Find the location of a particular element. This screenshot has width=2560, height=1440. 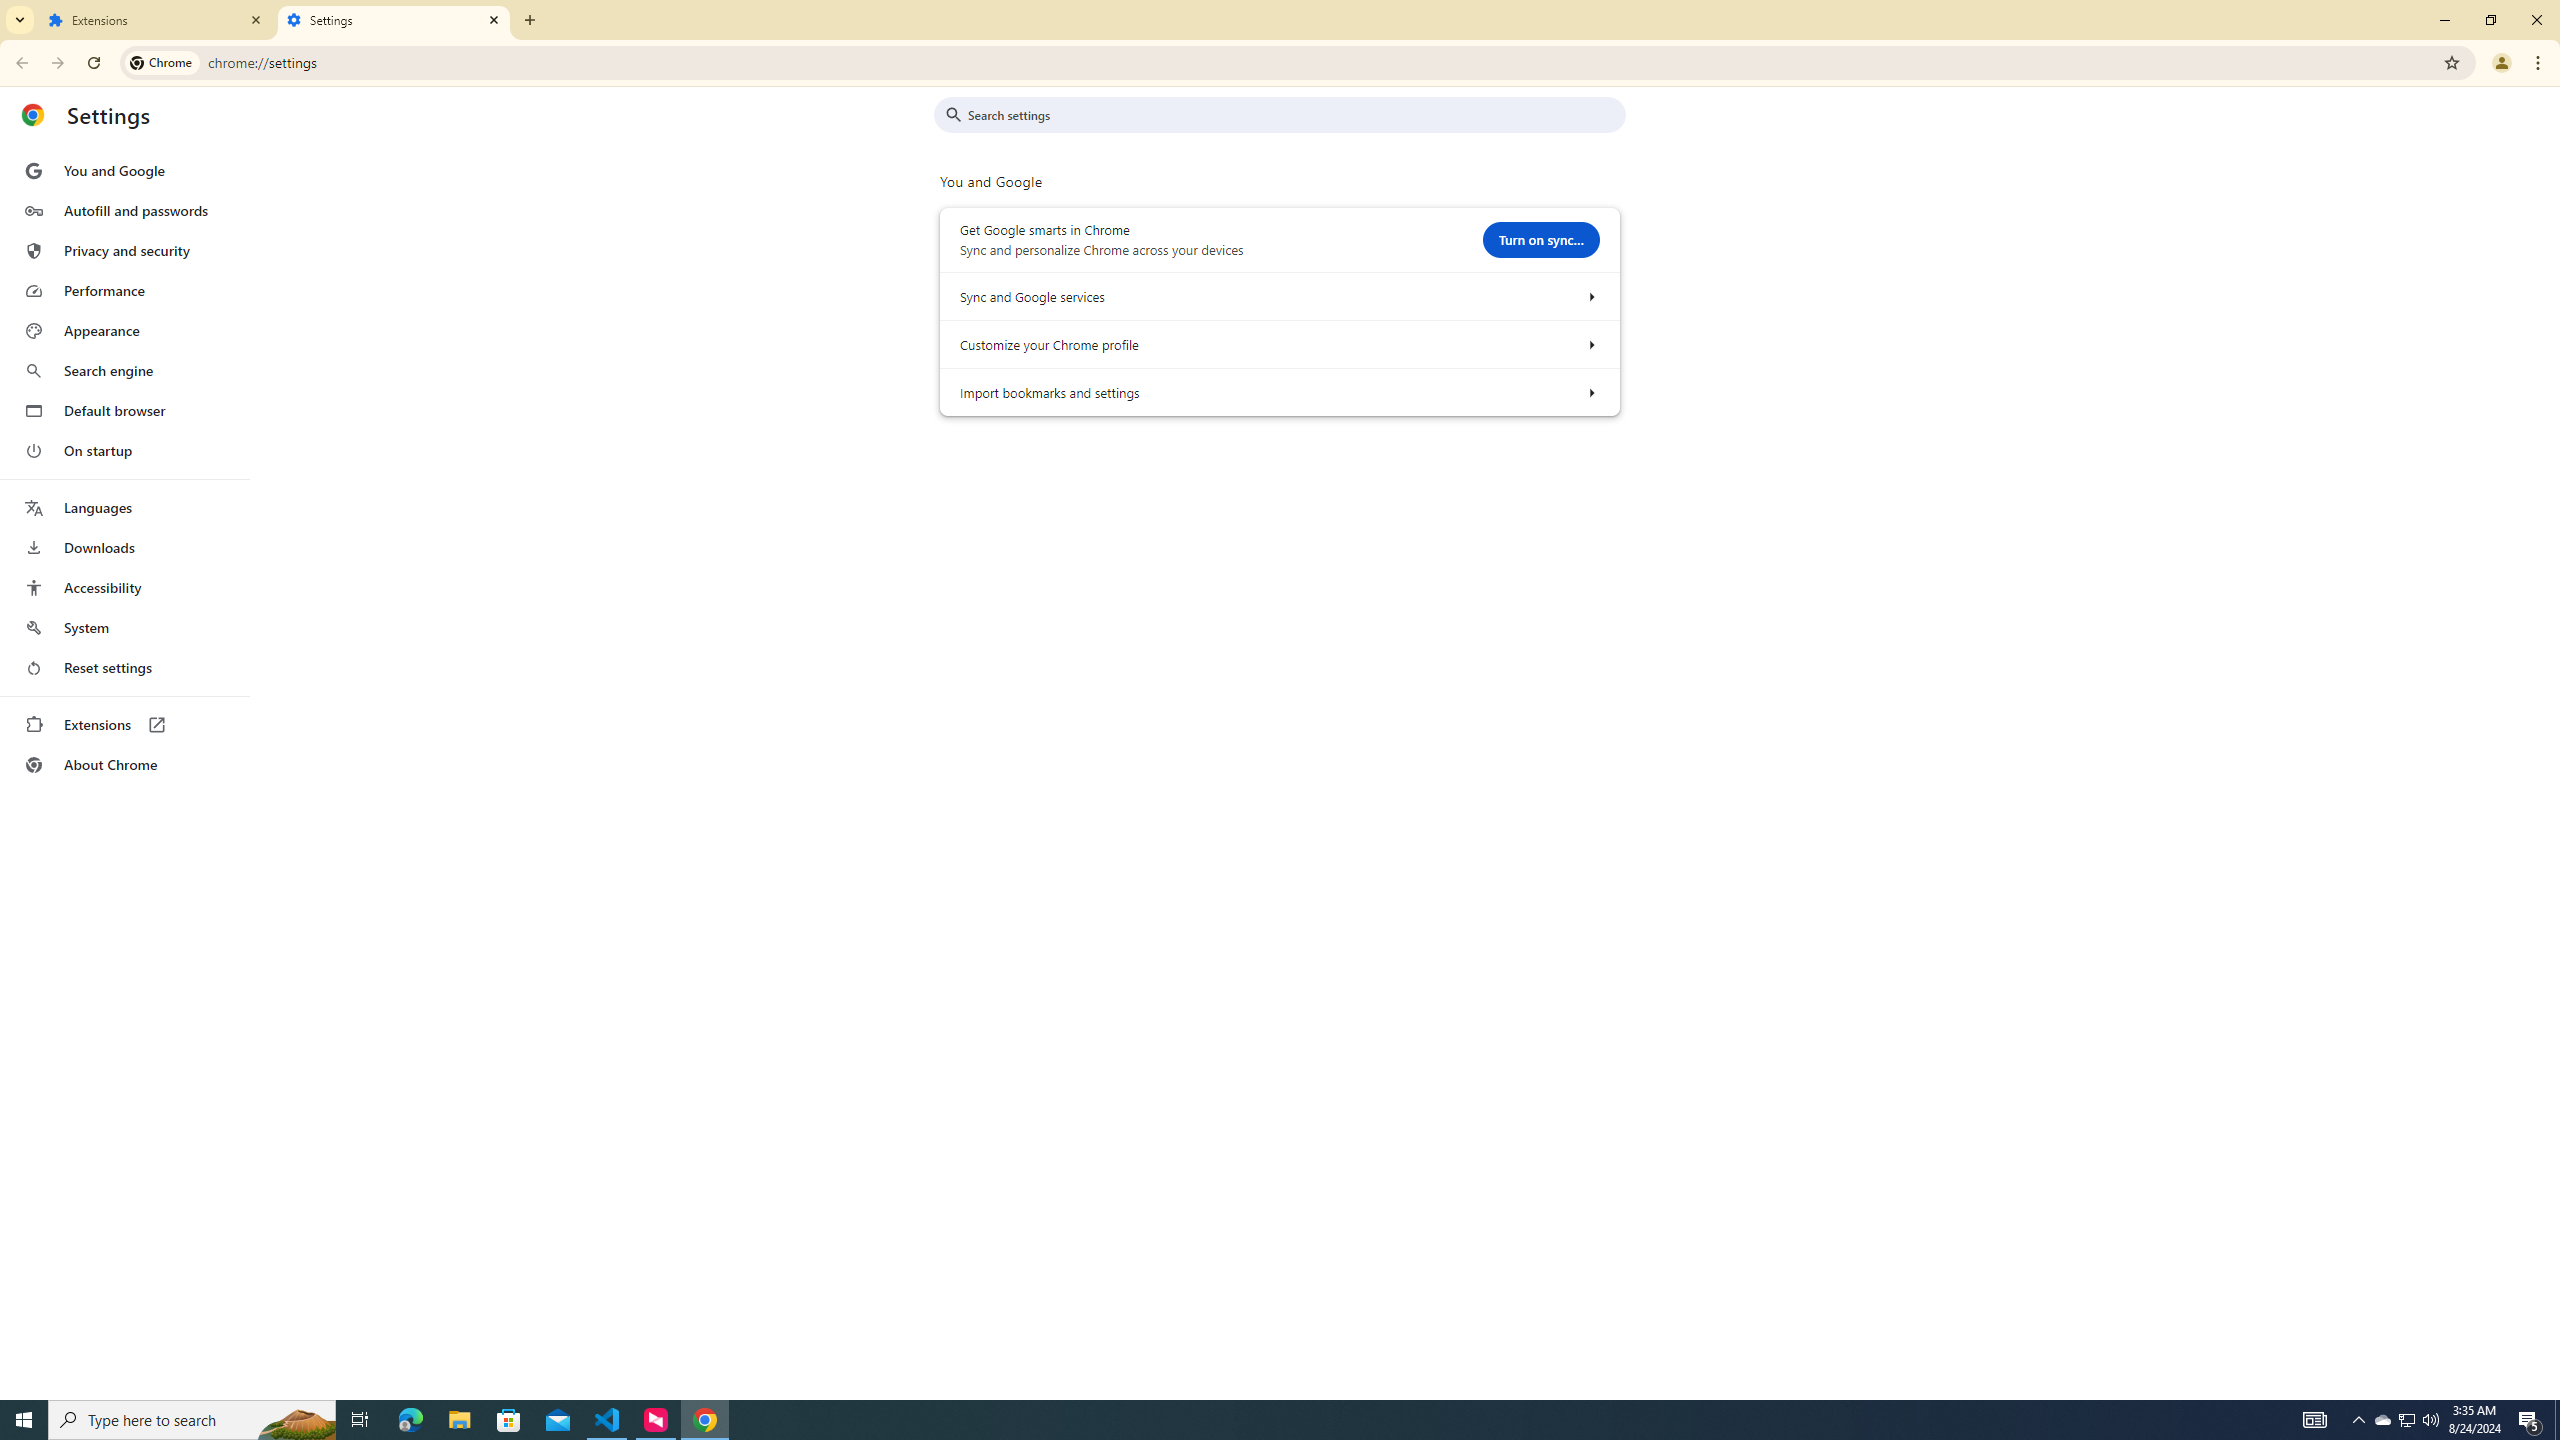

'Default browser' is located at coordinates (123, 410).